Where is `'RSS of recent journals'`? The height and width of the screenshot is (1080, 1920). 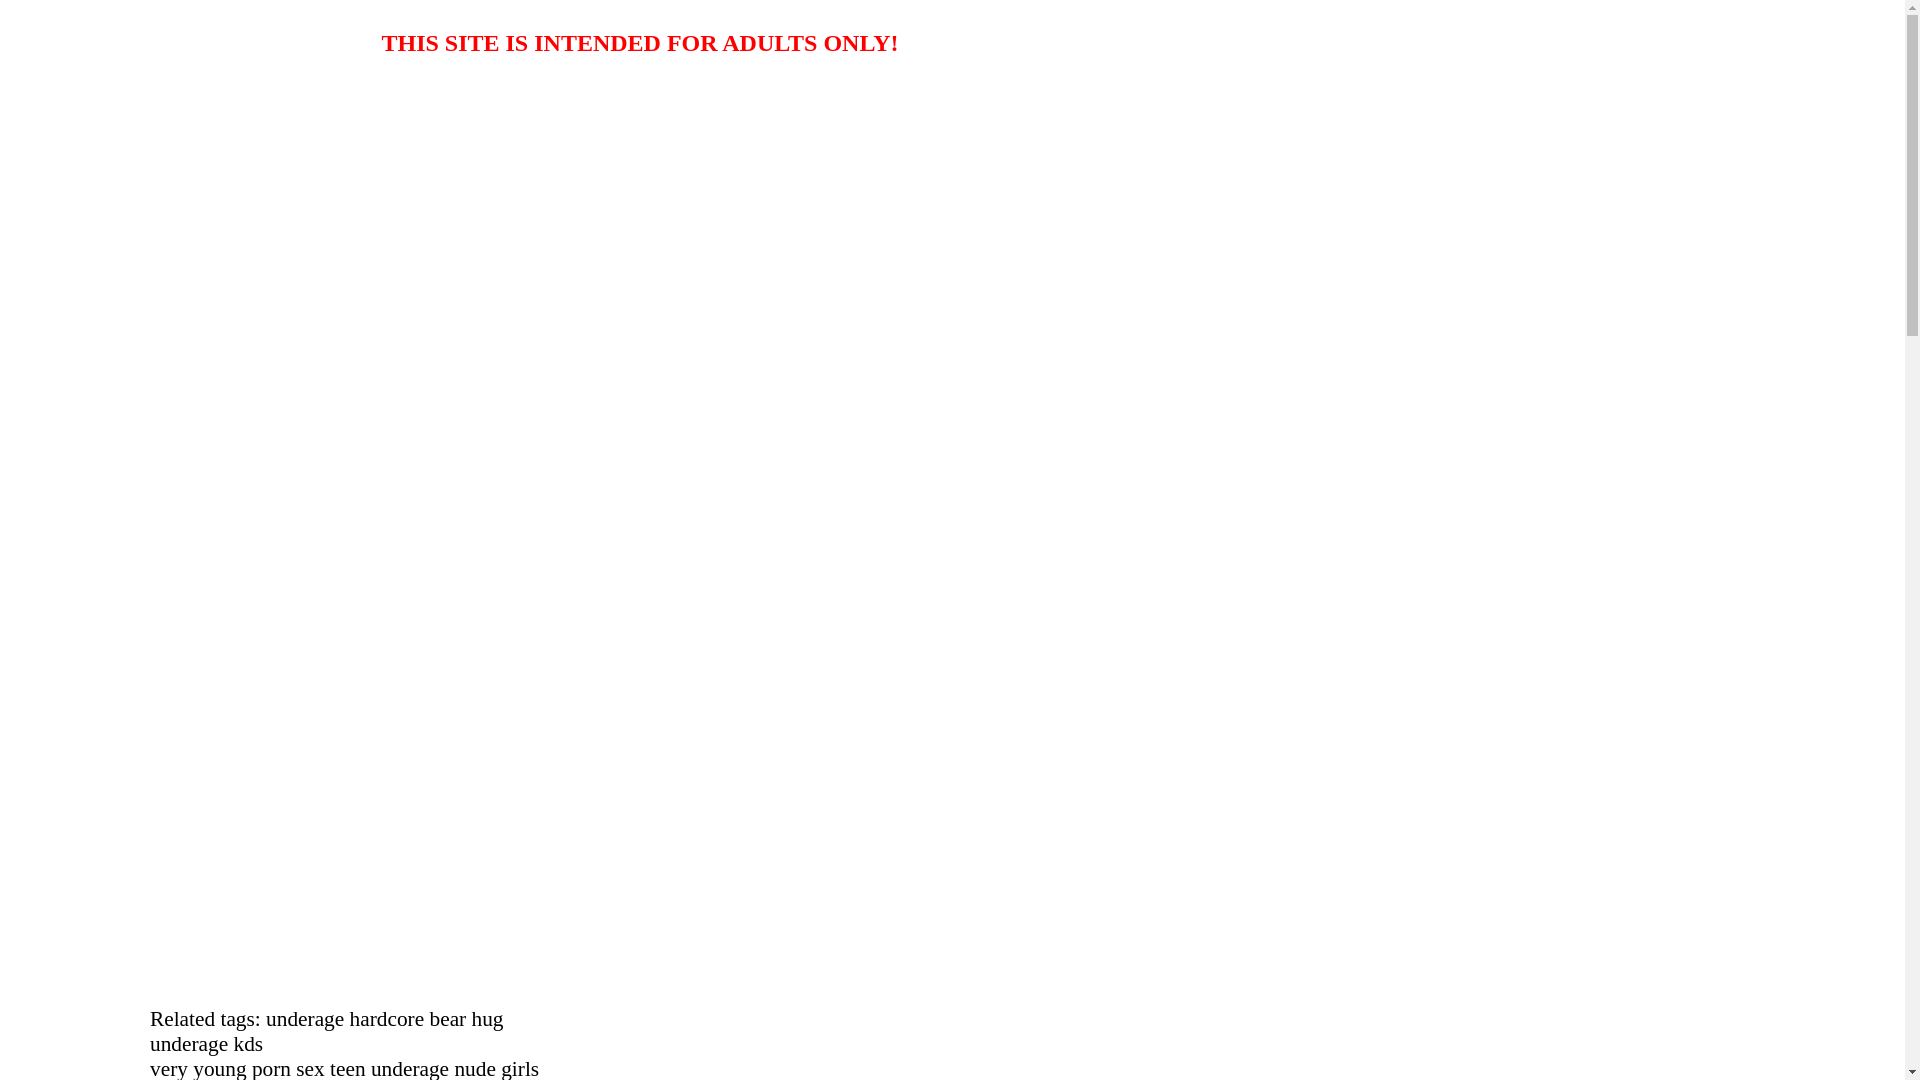 'RSS of recent journals' is located at coordinates (158, 794).